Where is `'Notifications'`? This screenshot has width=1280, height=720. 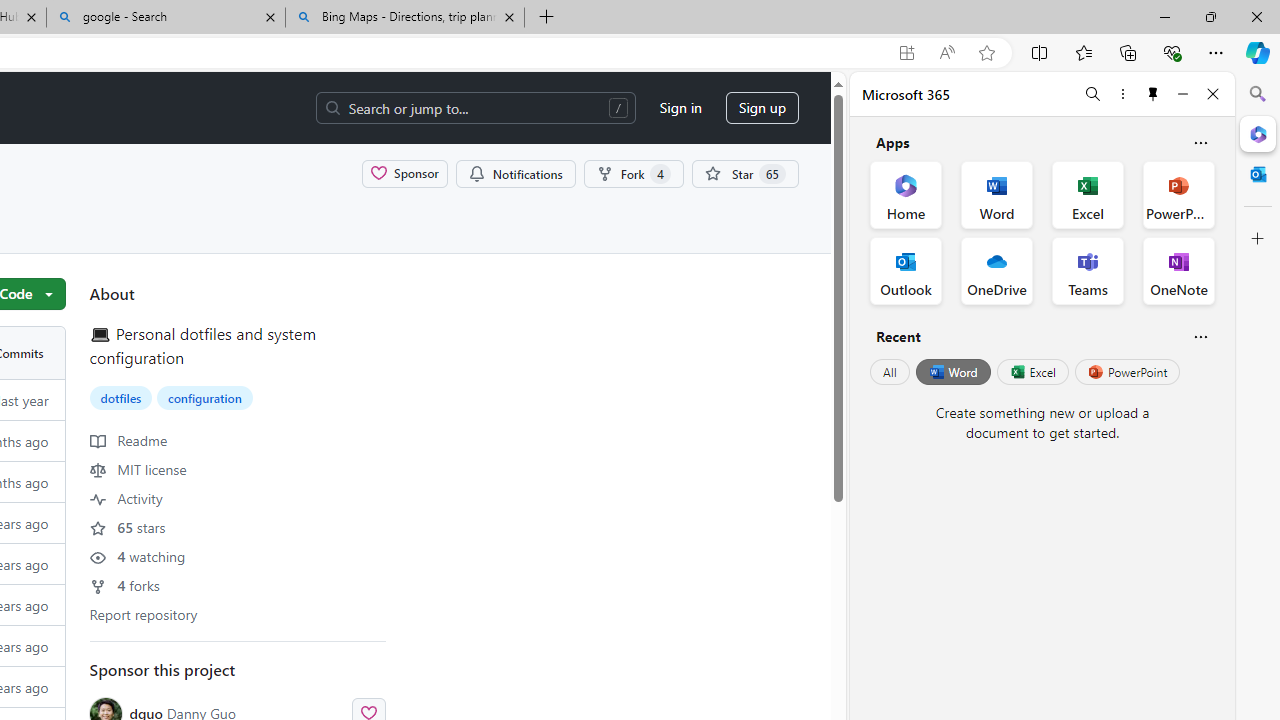
'Notifications' is located at coordinates (515, 172).